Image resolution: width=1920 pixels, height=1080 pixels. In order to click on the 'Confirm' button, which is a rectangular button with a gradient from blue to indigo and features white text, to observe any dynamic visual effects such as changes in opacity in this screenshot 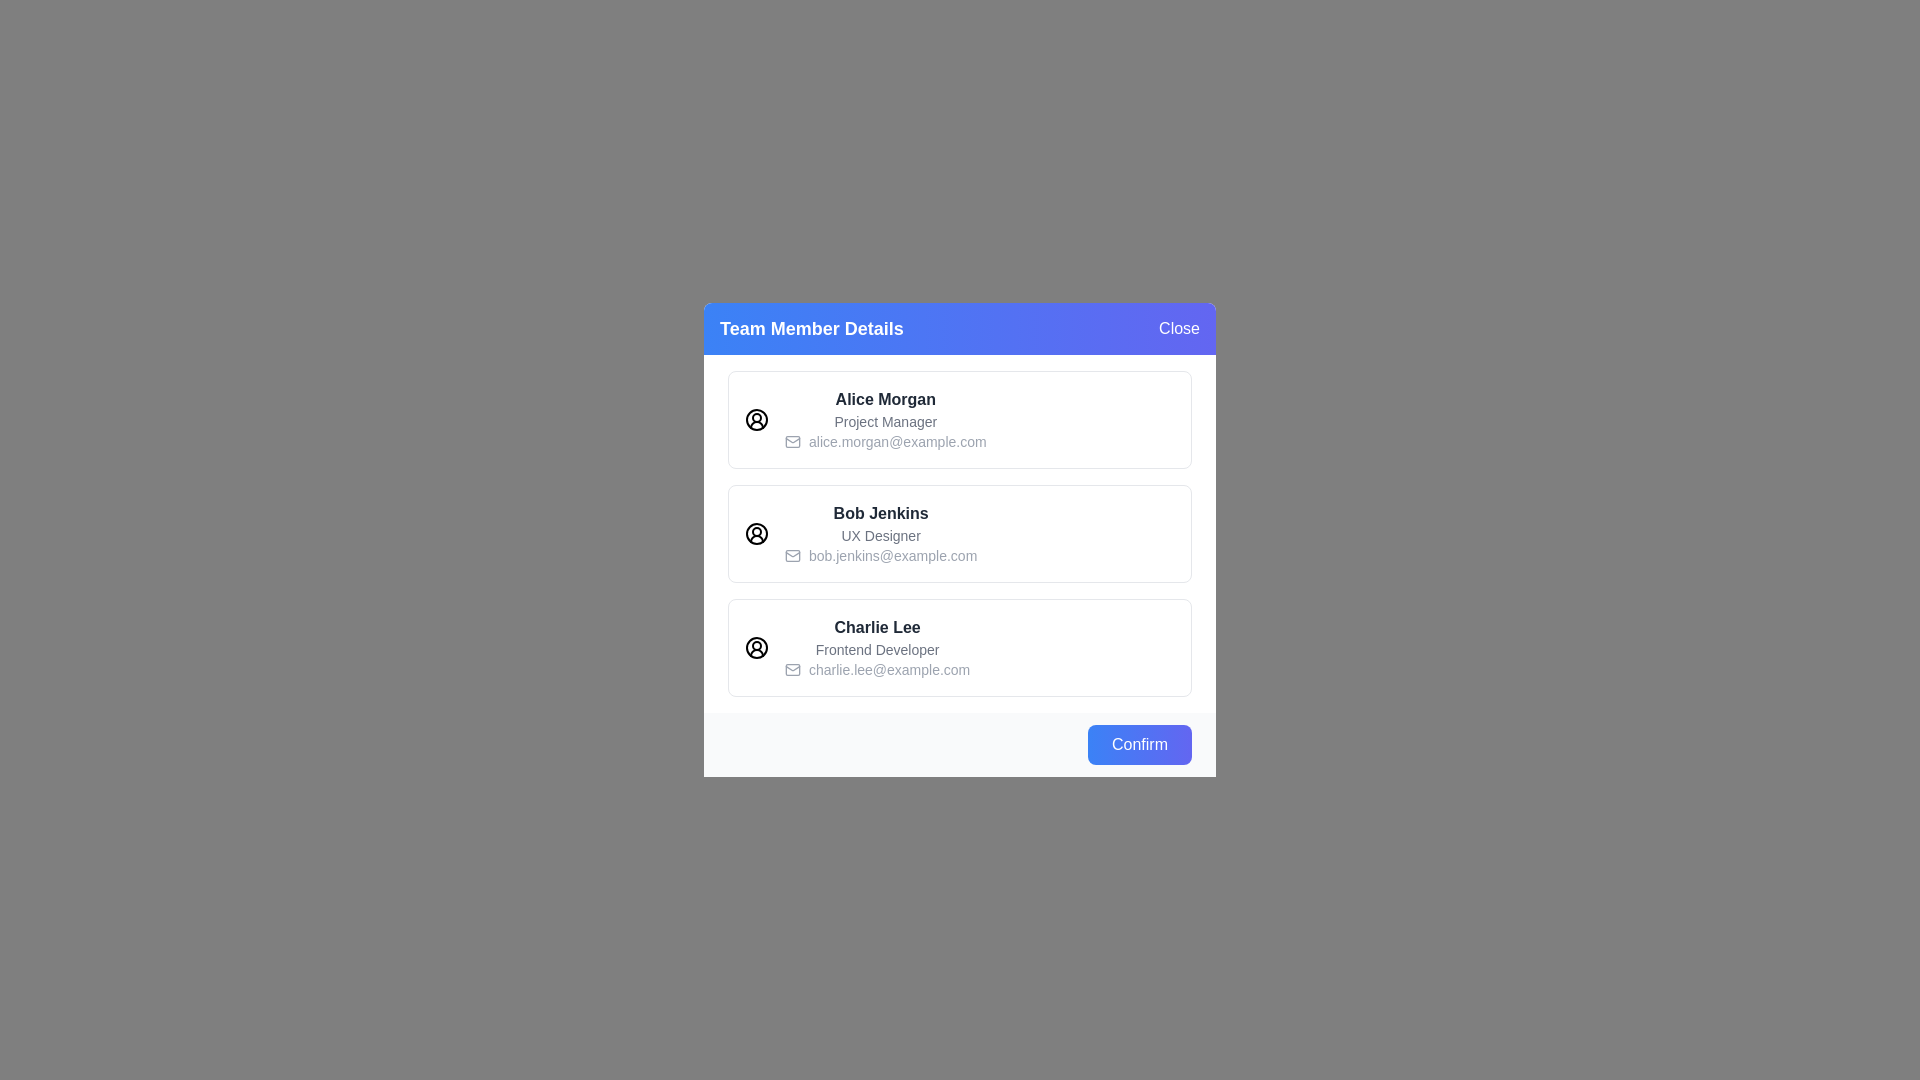, I will do `click(1139, 744)`.